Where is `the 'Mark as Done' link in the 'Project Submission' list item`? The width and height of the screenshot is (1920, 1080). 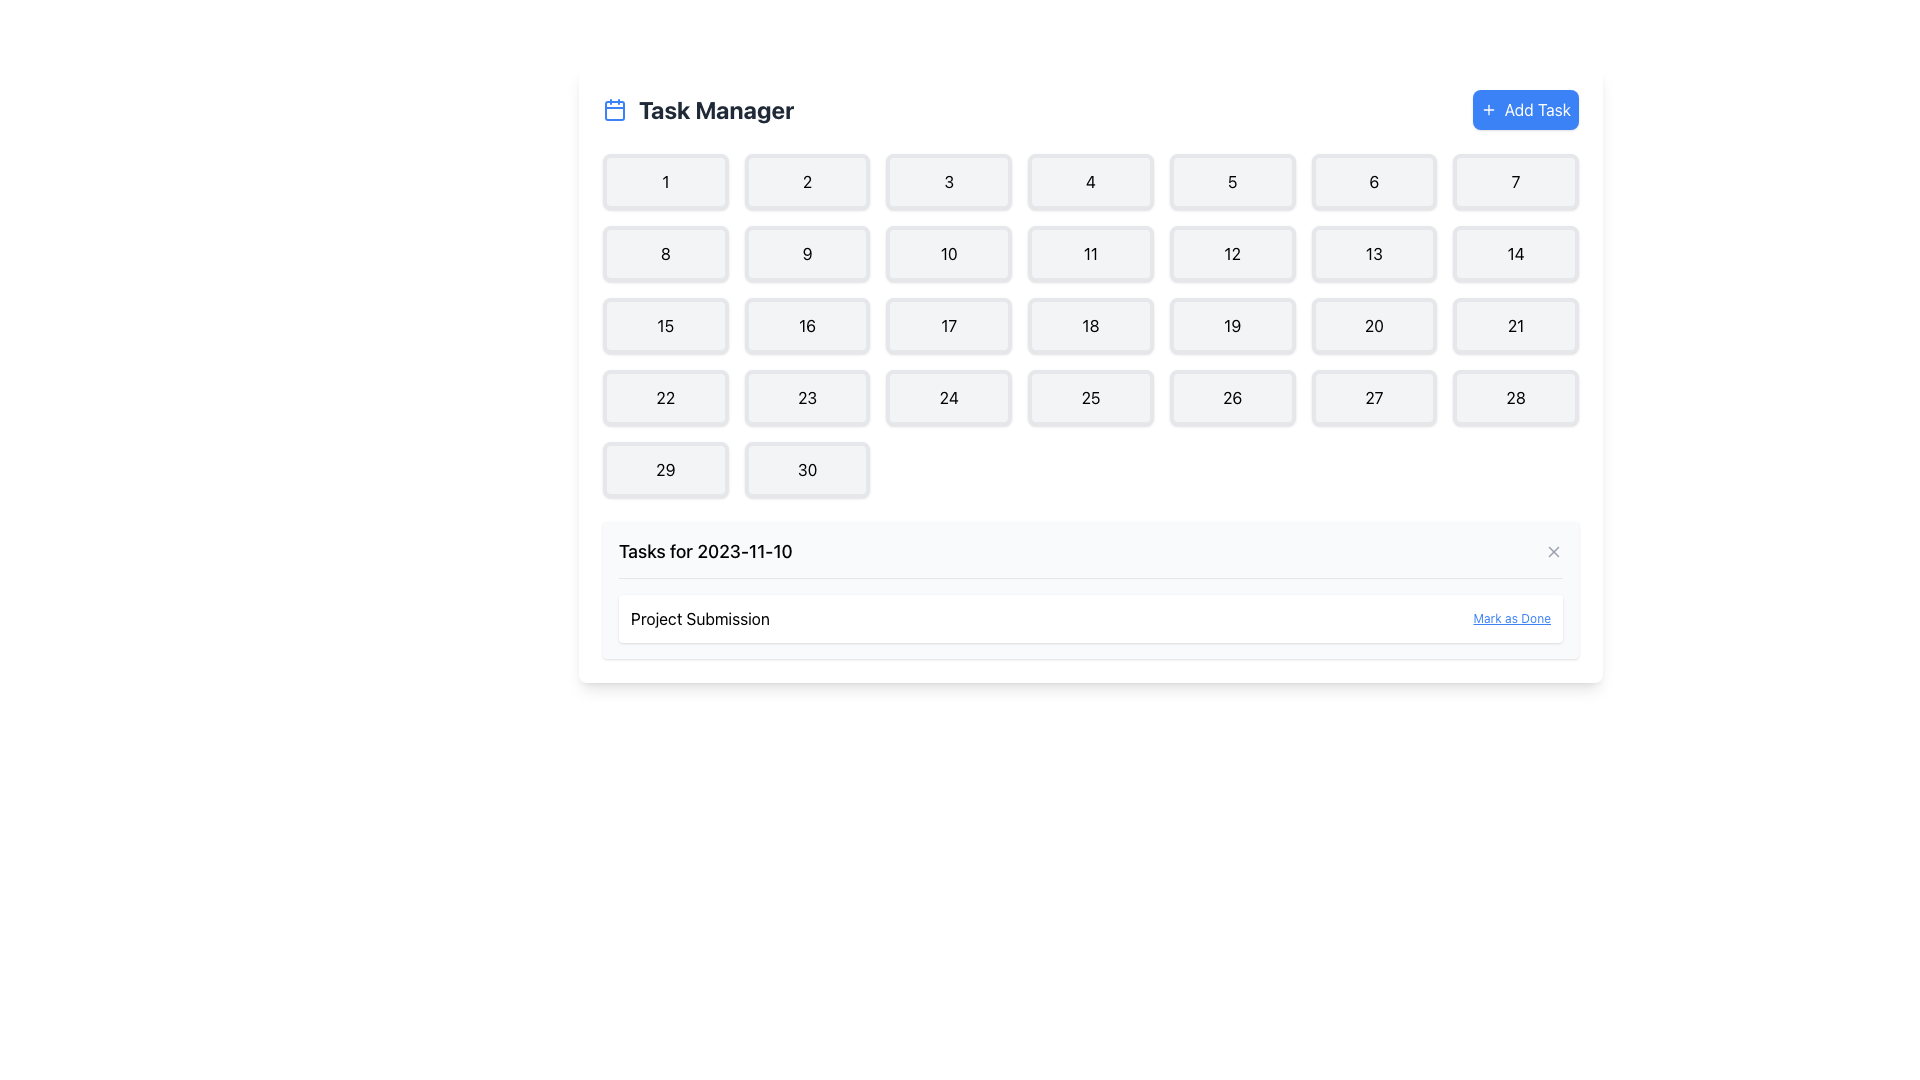 the 'Mark as Done' link in the 'Project Submission' list item is located at coordinates (1089, 617).